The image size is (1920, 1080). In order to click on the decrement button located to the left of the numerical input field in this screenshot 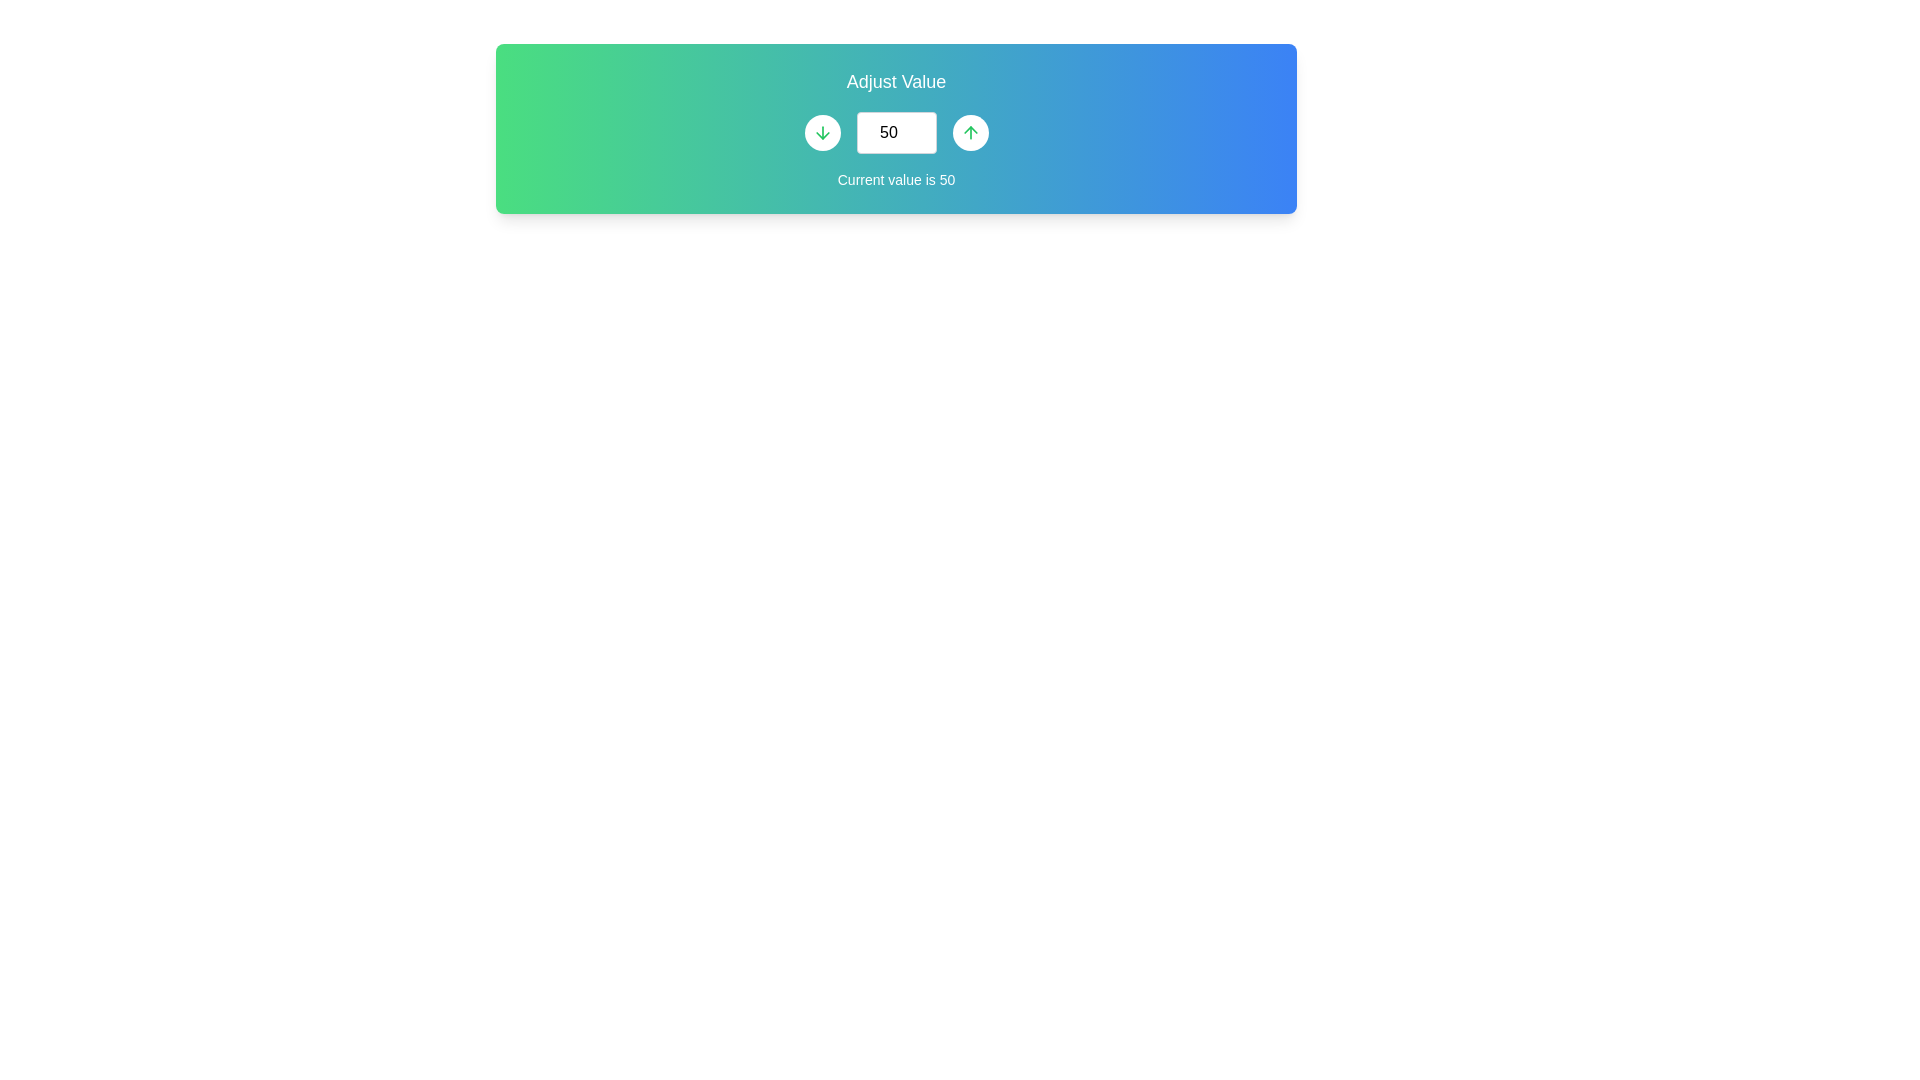, I will do `click(822, 132)`.